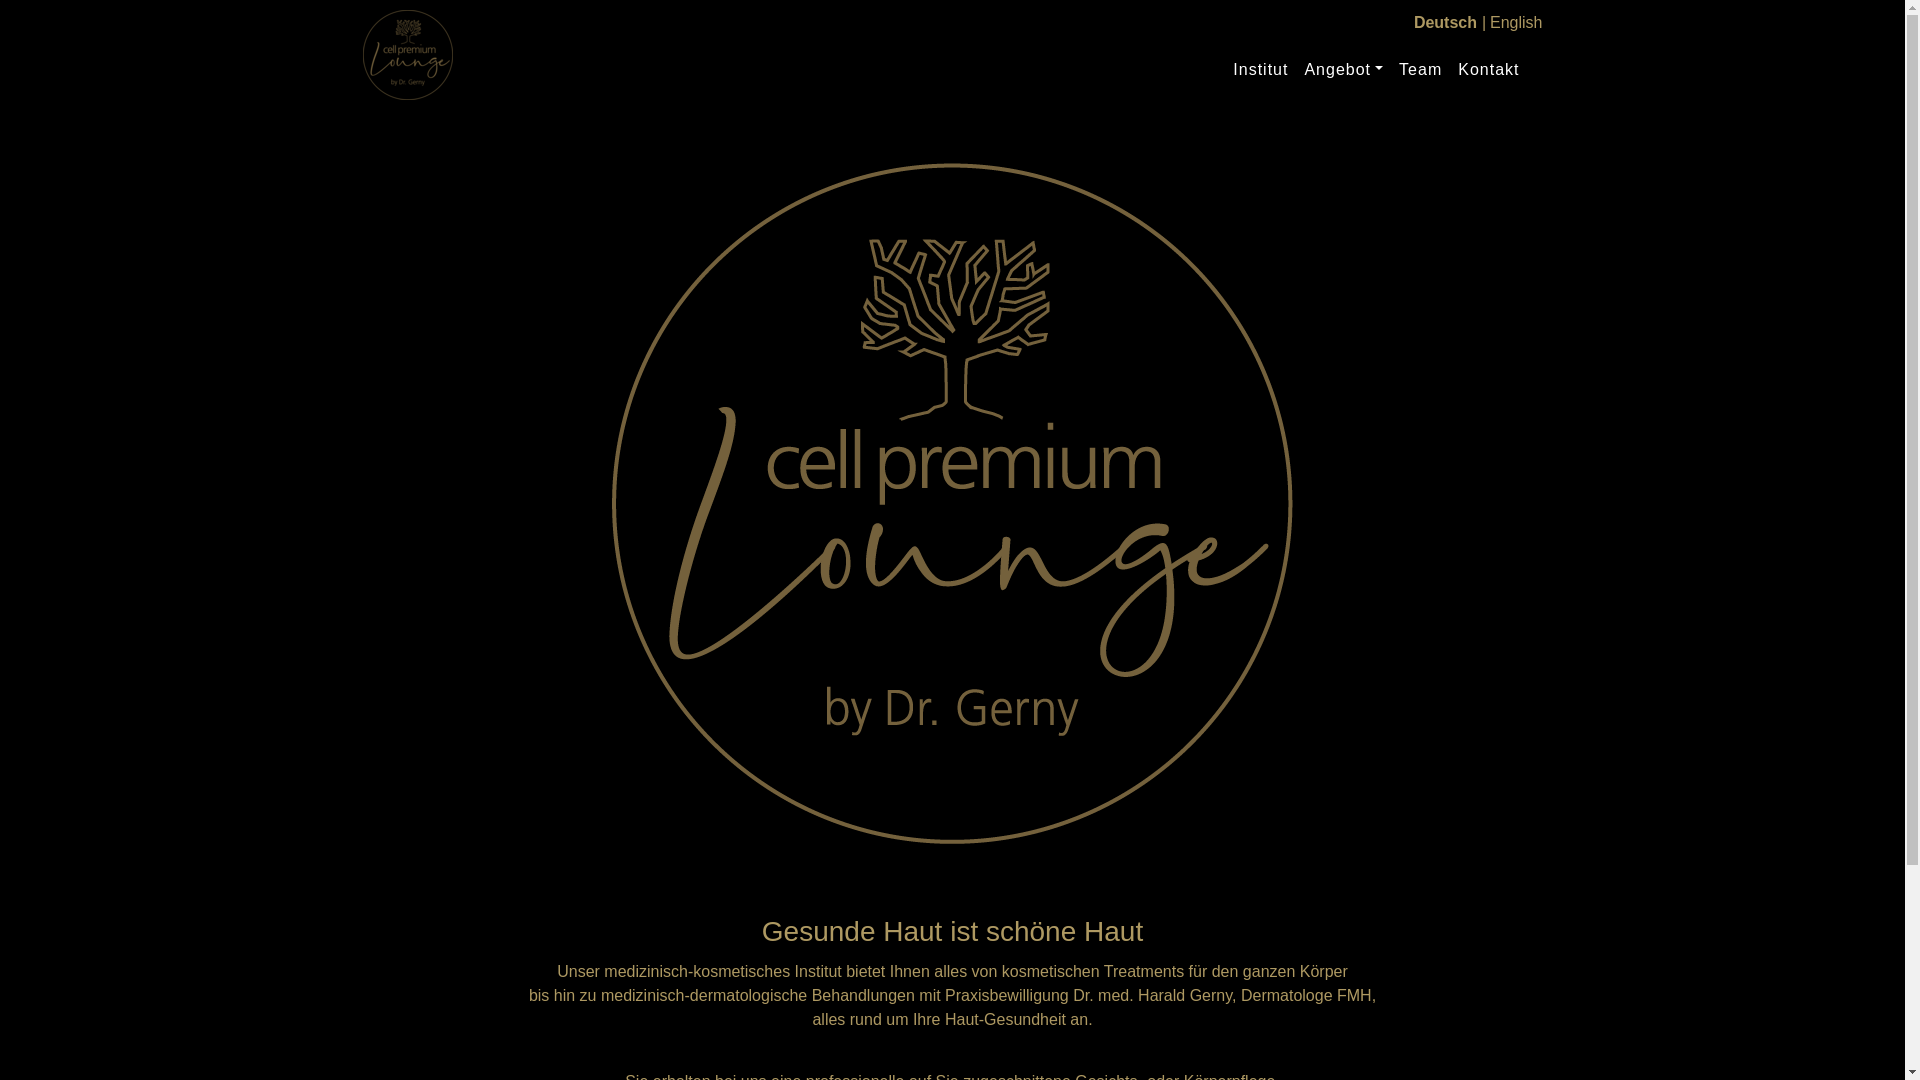 The width and height of the screenshot is (1920, 1080). Describe the element at coordinates (1343, 68) in the screenshot. I see `'Angebot'` at that location.